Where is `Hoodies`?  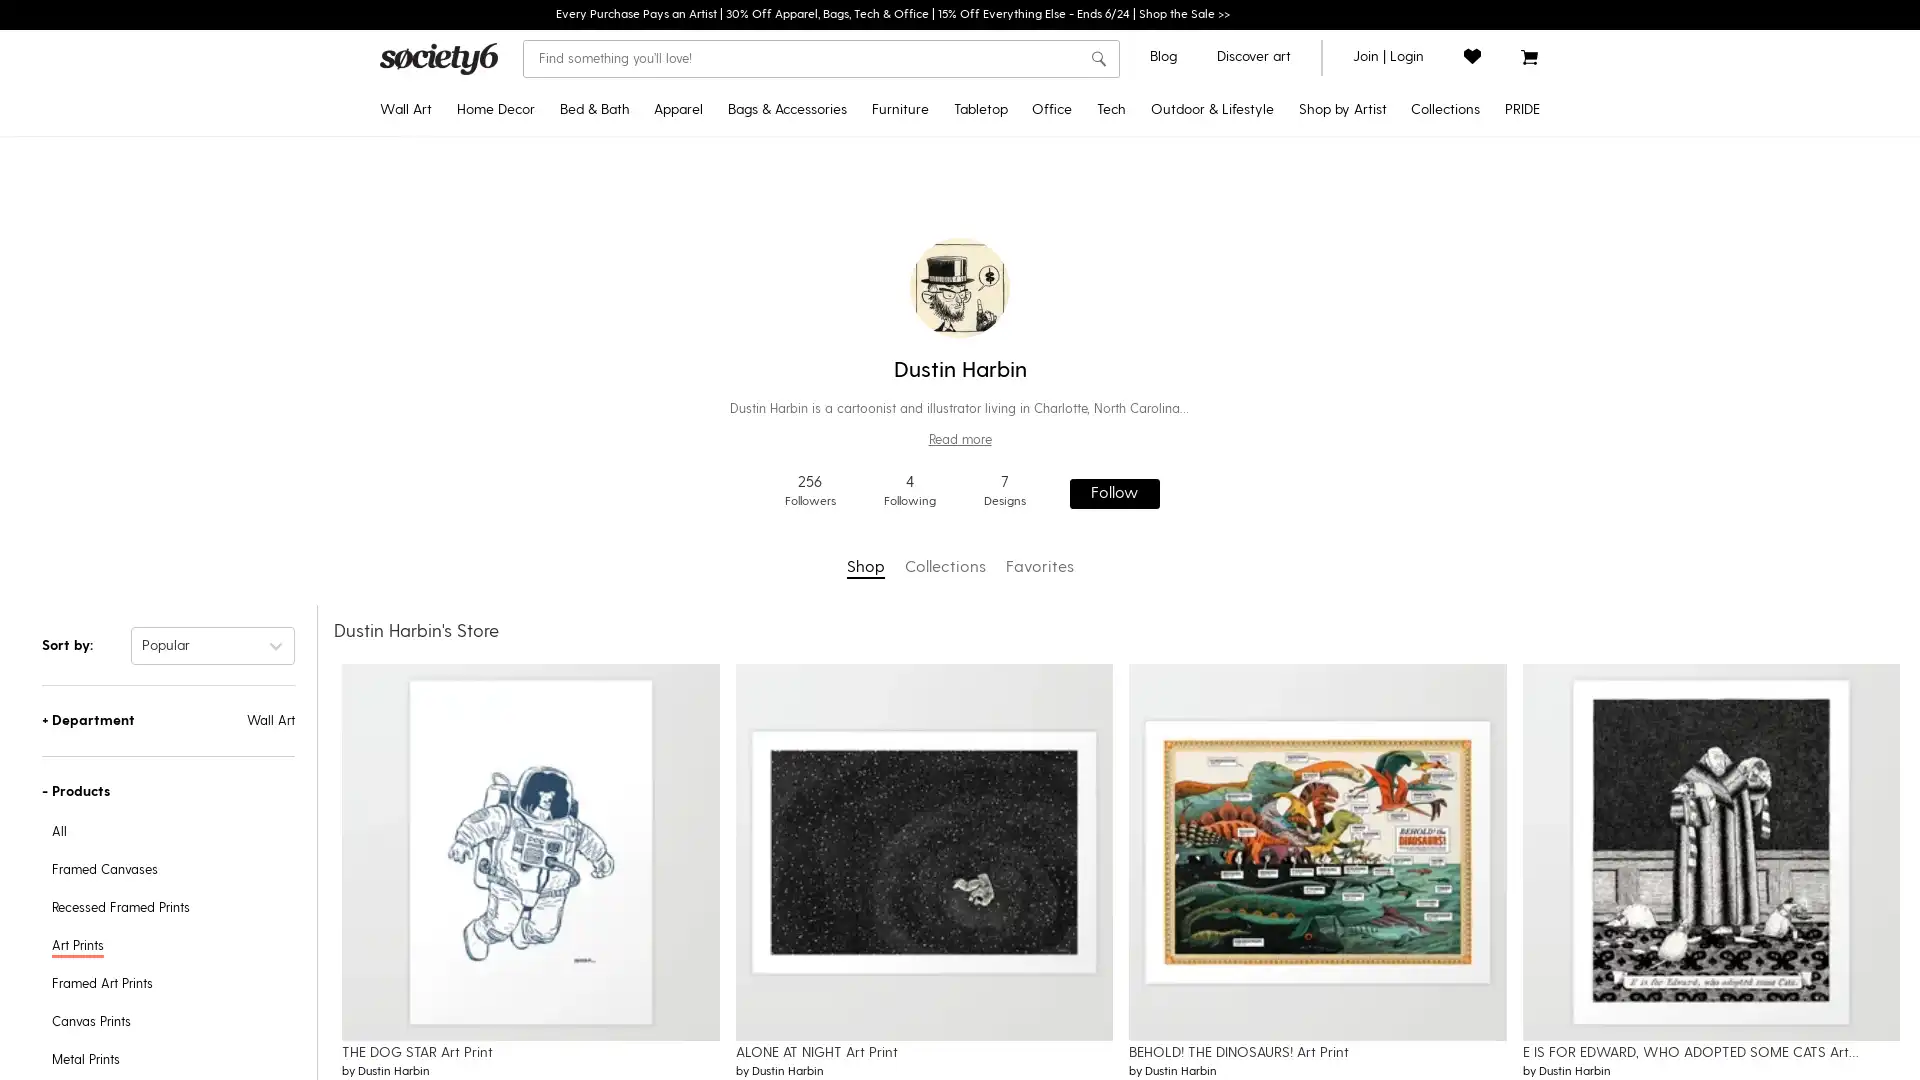
Hoodies is located at coordinates (741, 224).